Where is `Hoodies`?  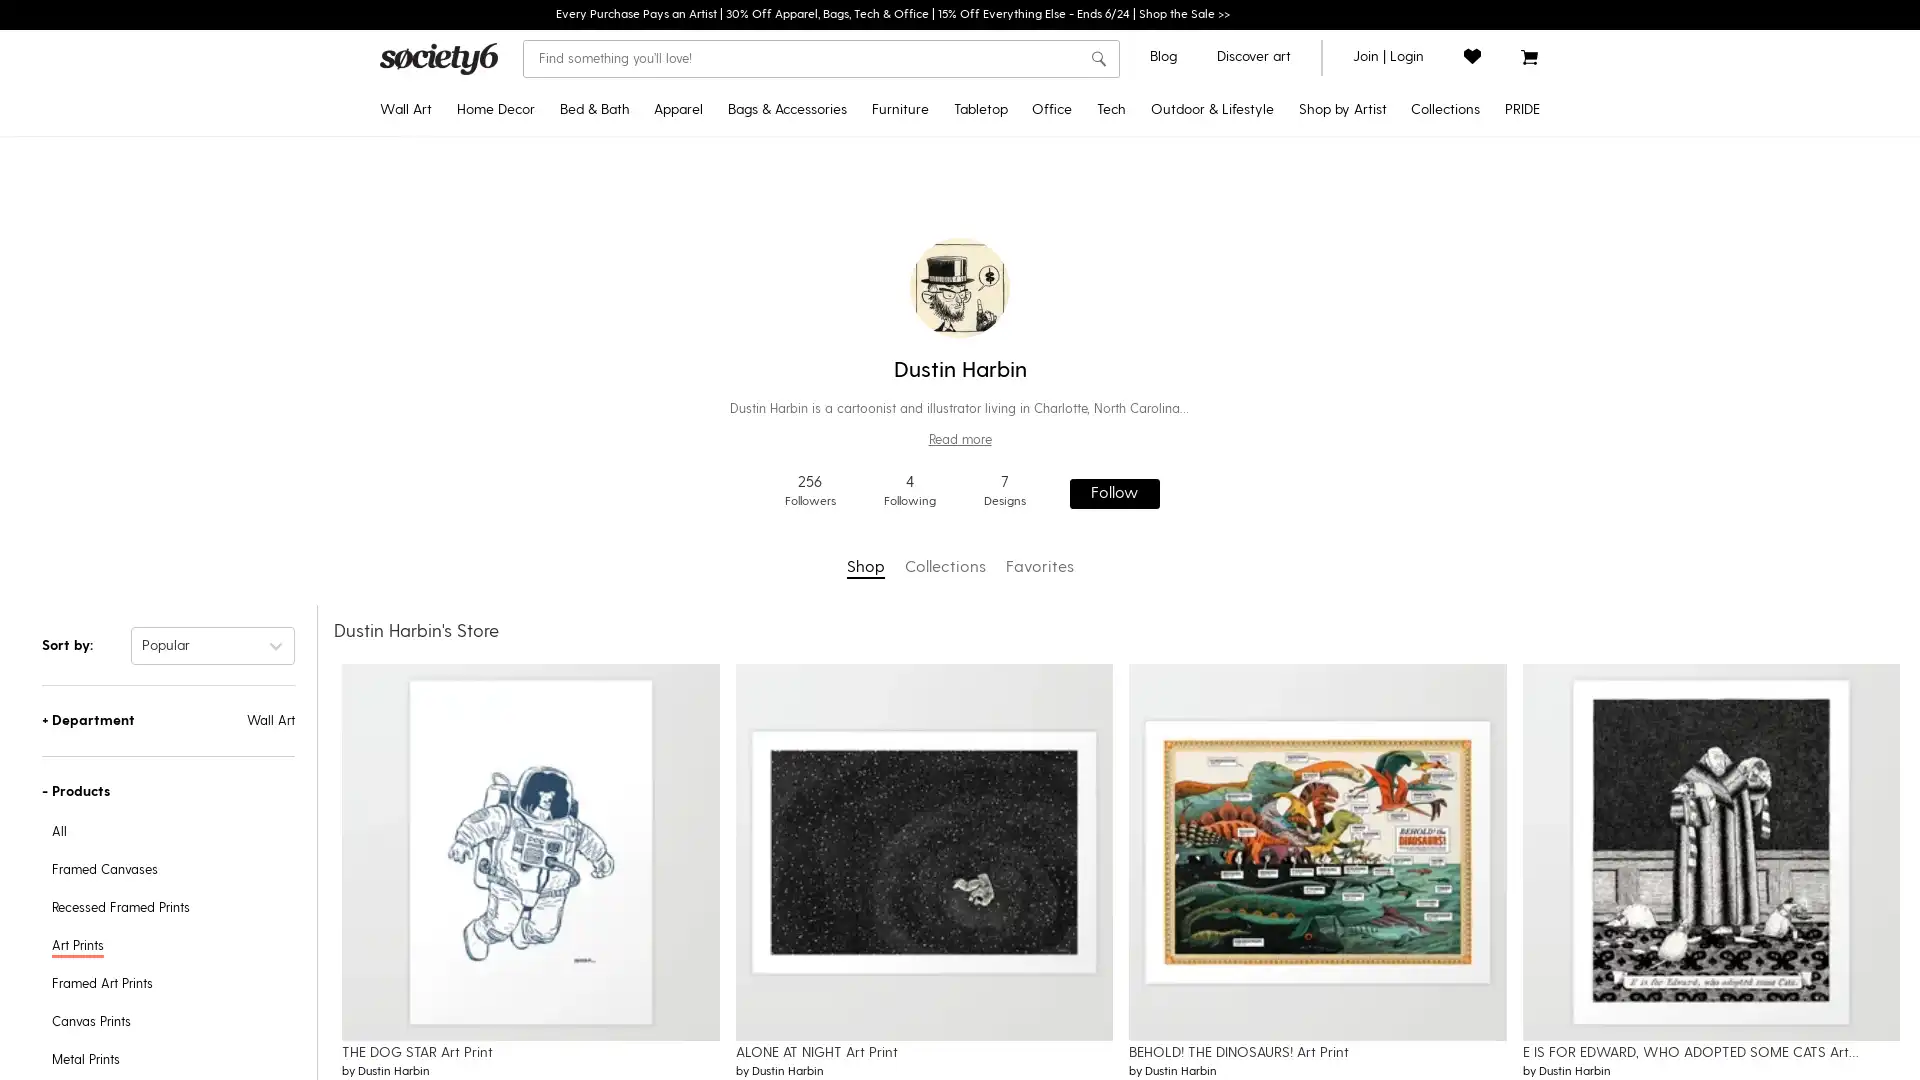
Hoodies is located at coordinates (741, 224).